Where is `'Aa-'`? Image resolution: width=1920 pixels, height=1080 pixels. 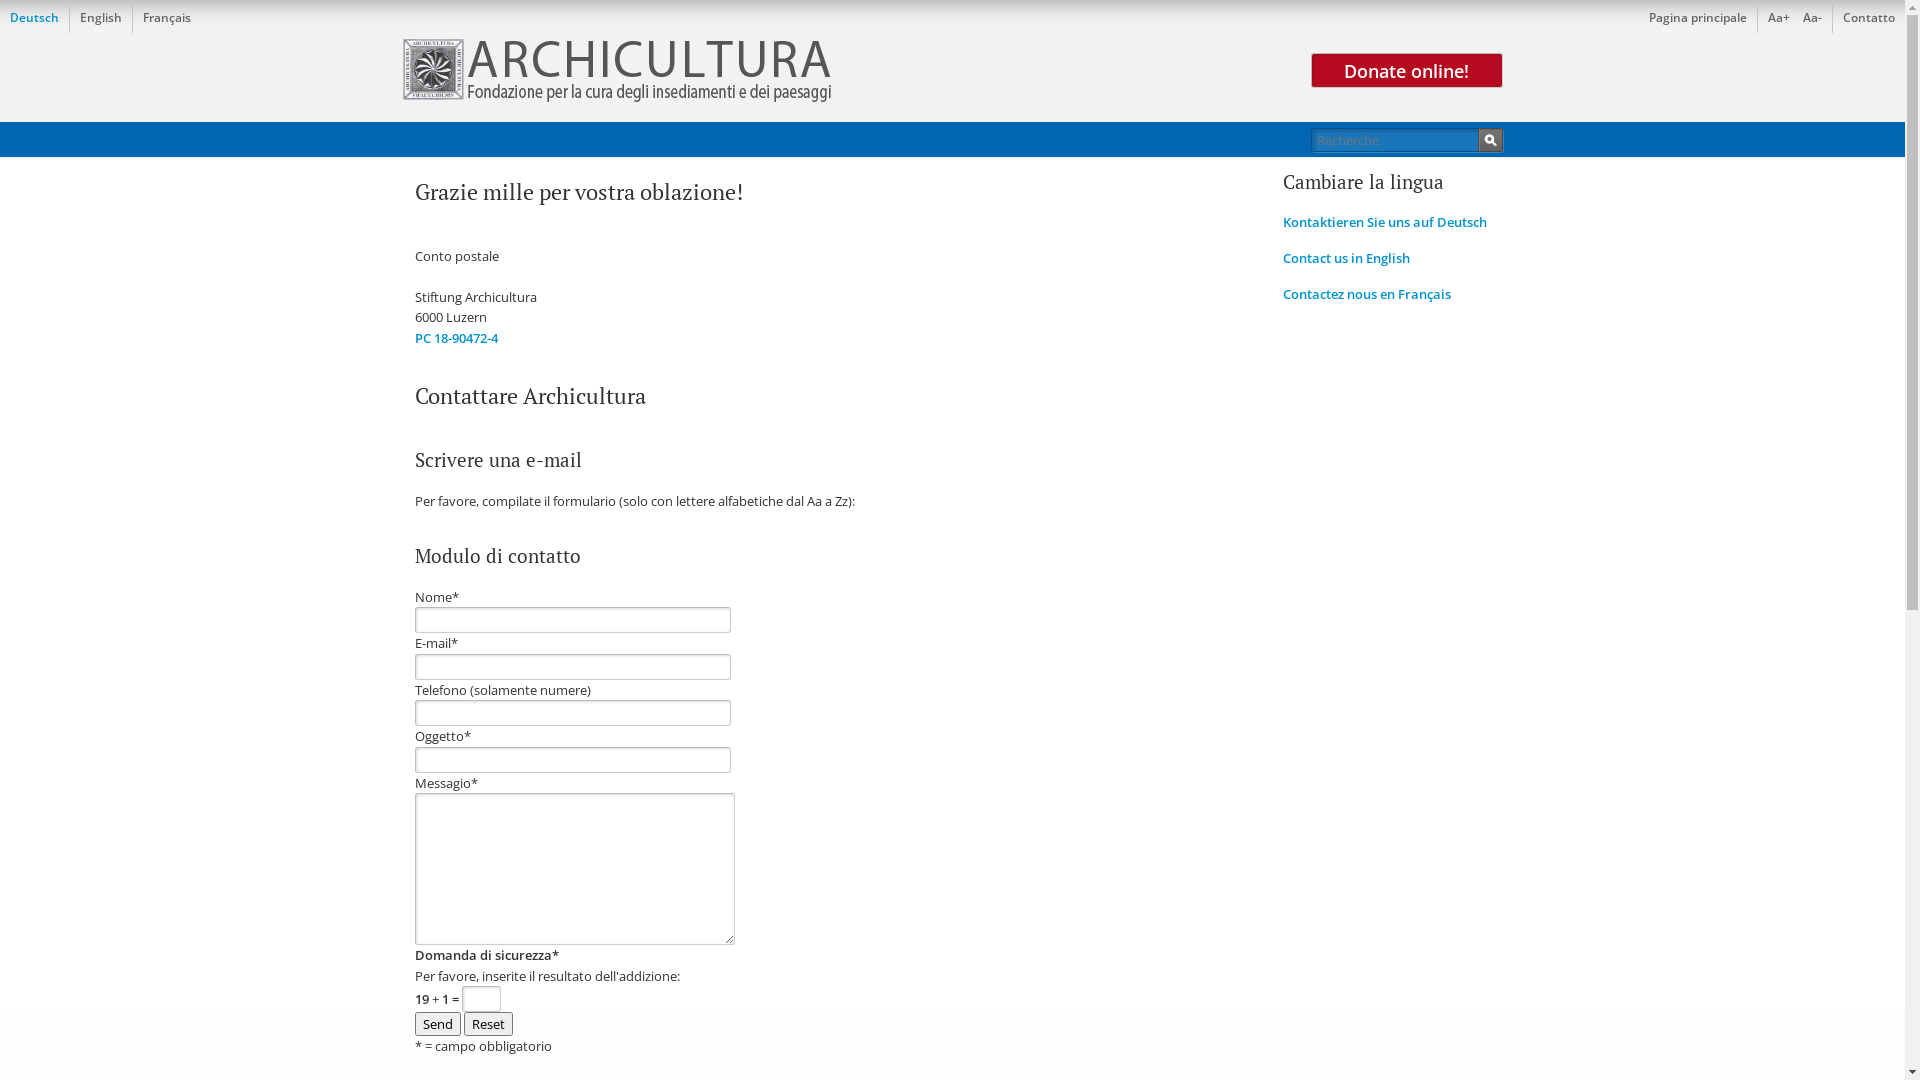
'Aa-' is located at coordinates (1812, 18).